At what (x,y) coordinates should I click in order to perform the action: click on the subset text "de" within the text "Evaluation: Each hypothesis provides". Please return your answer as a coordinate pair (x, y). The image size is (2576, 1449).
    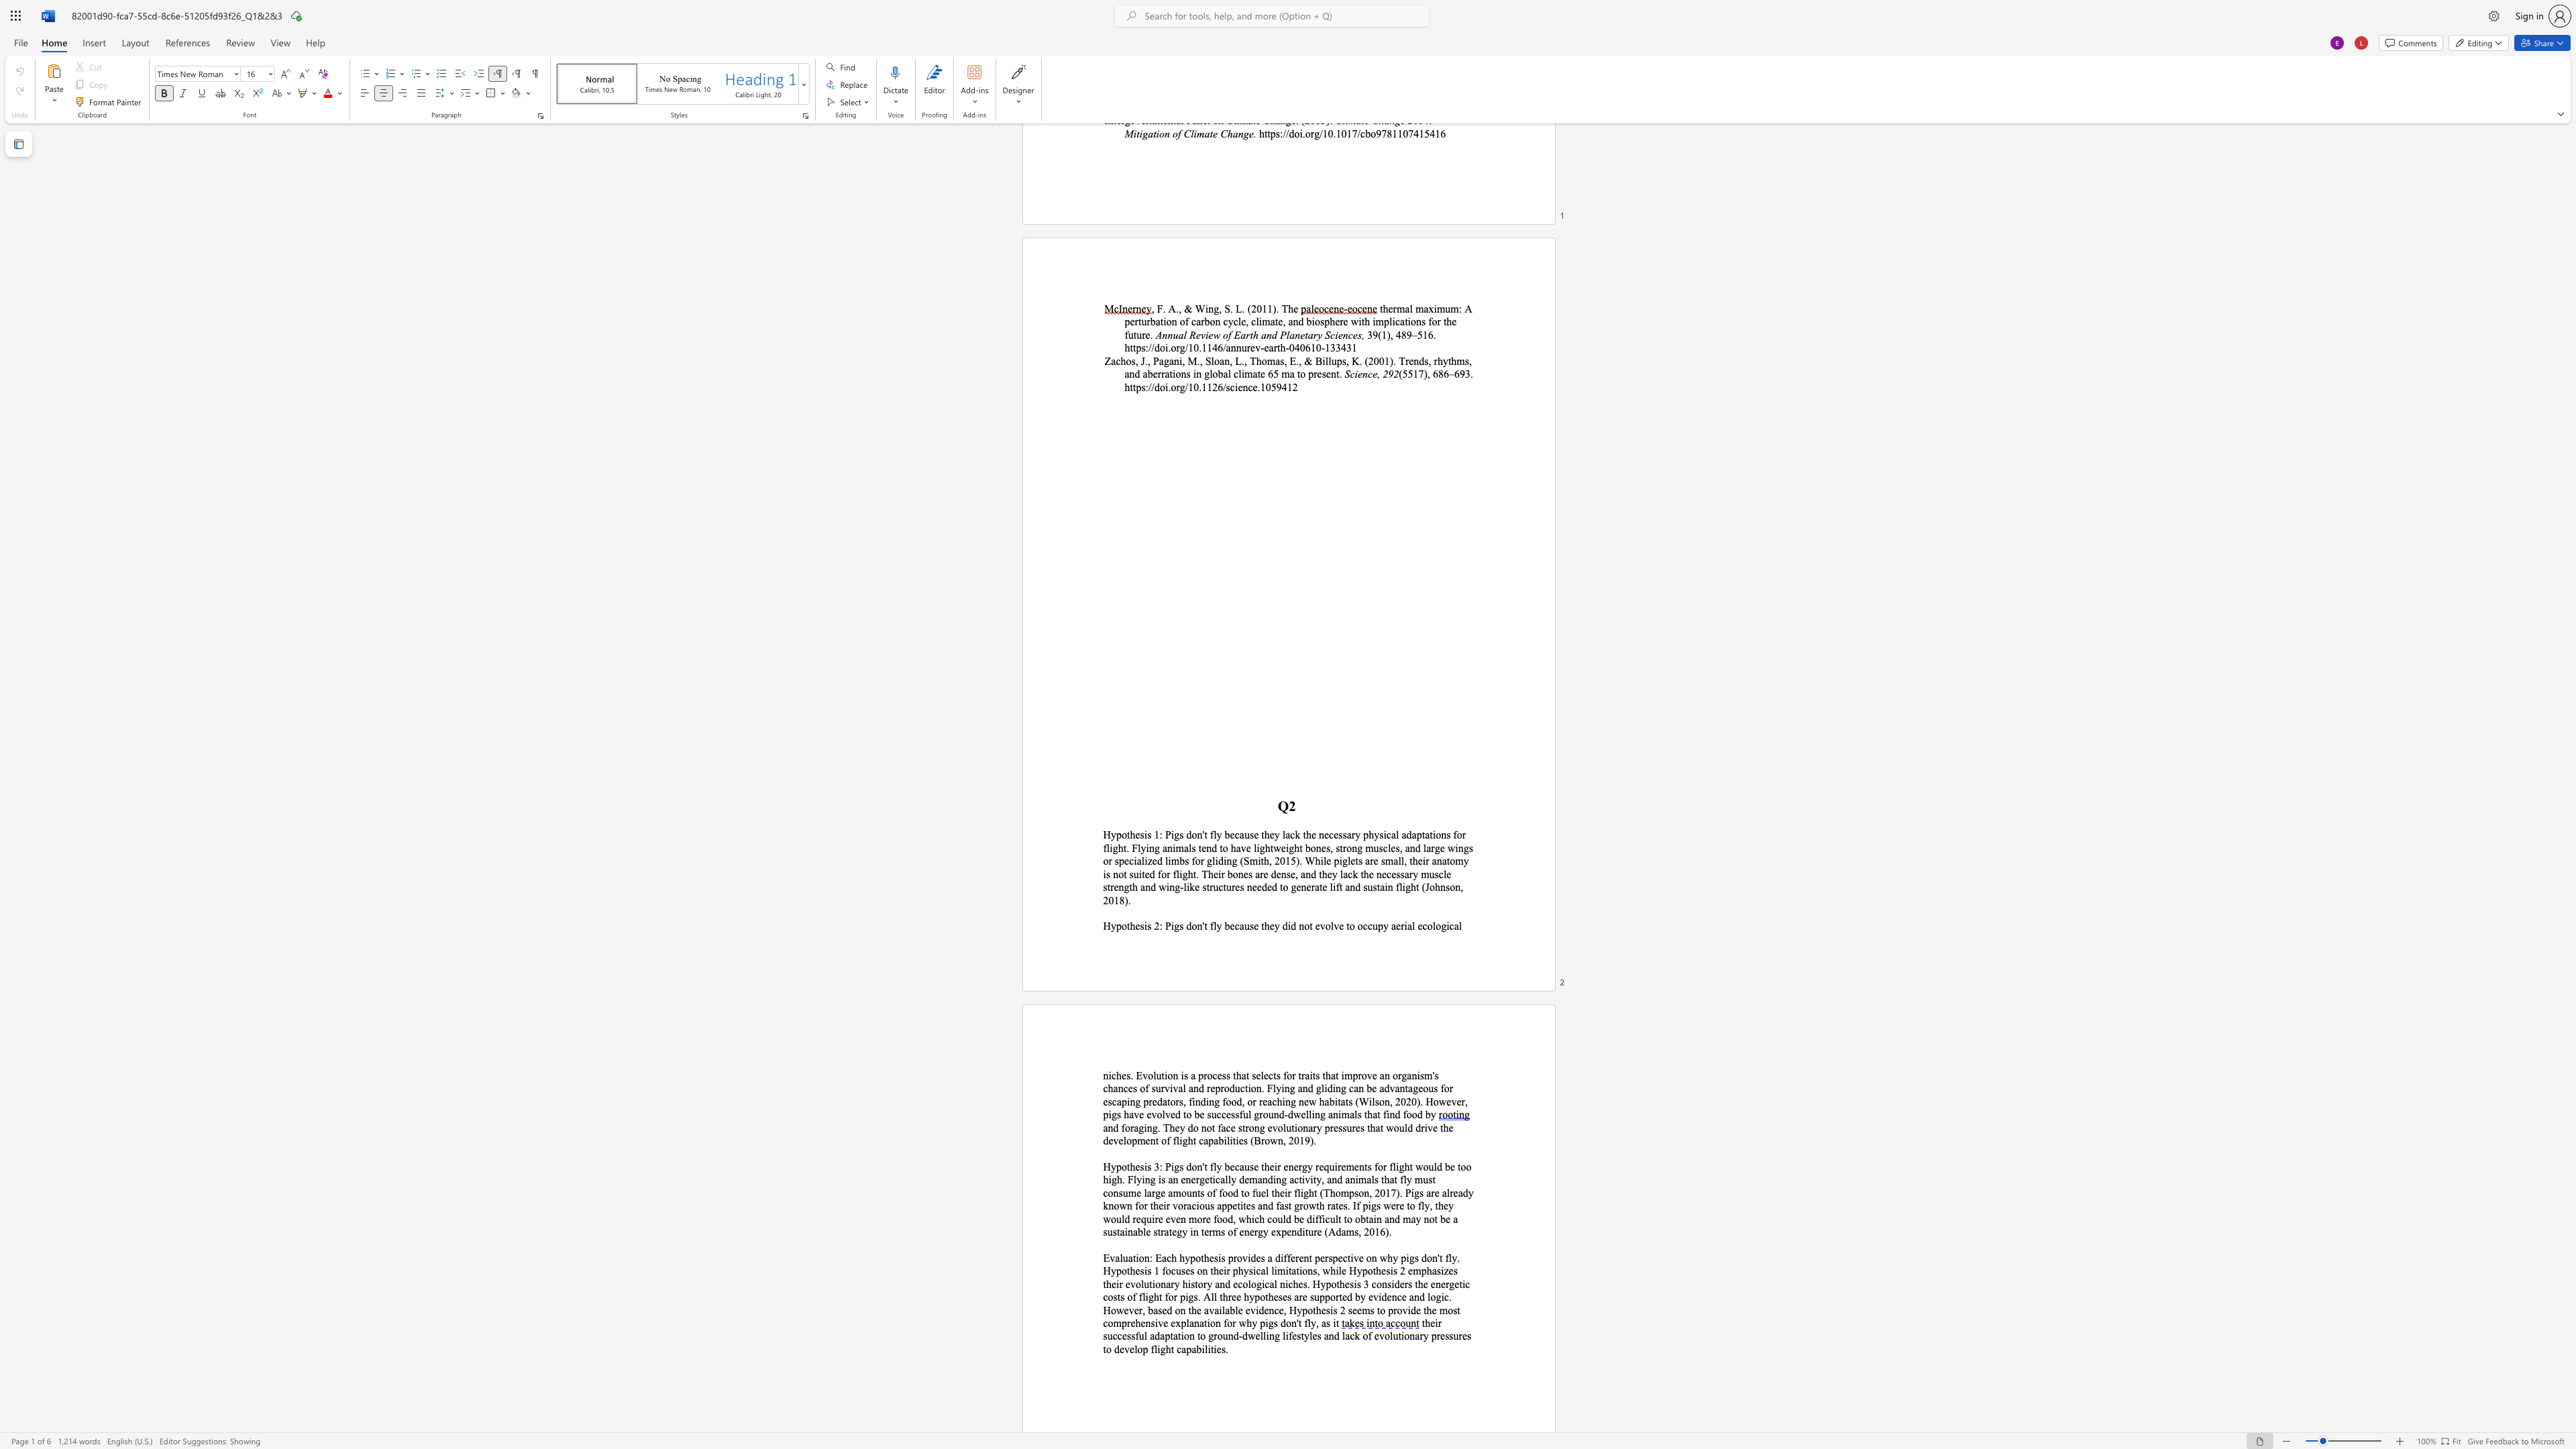
    Looking at the image, I should click on (1249, 1257).